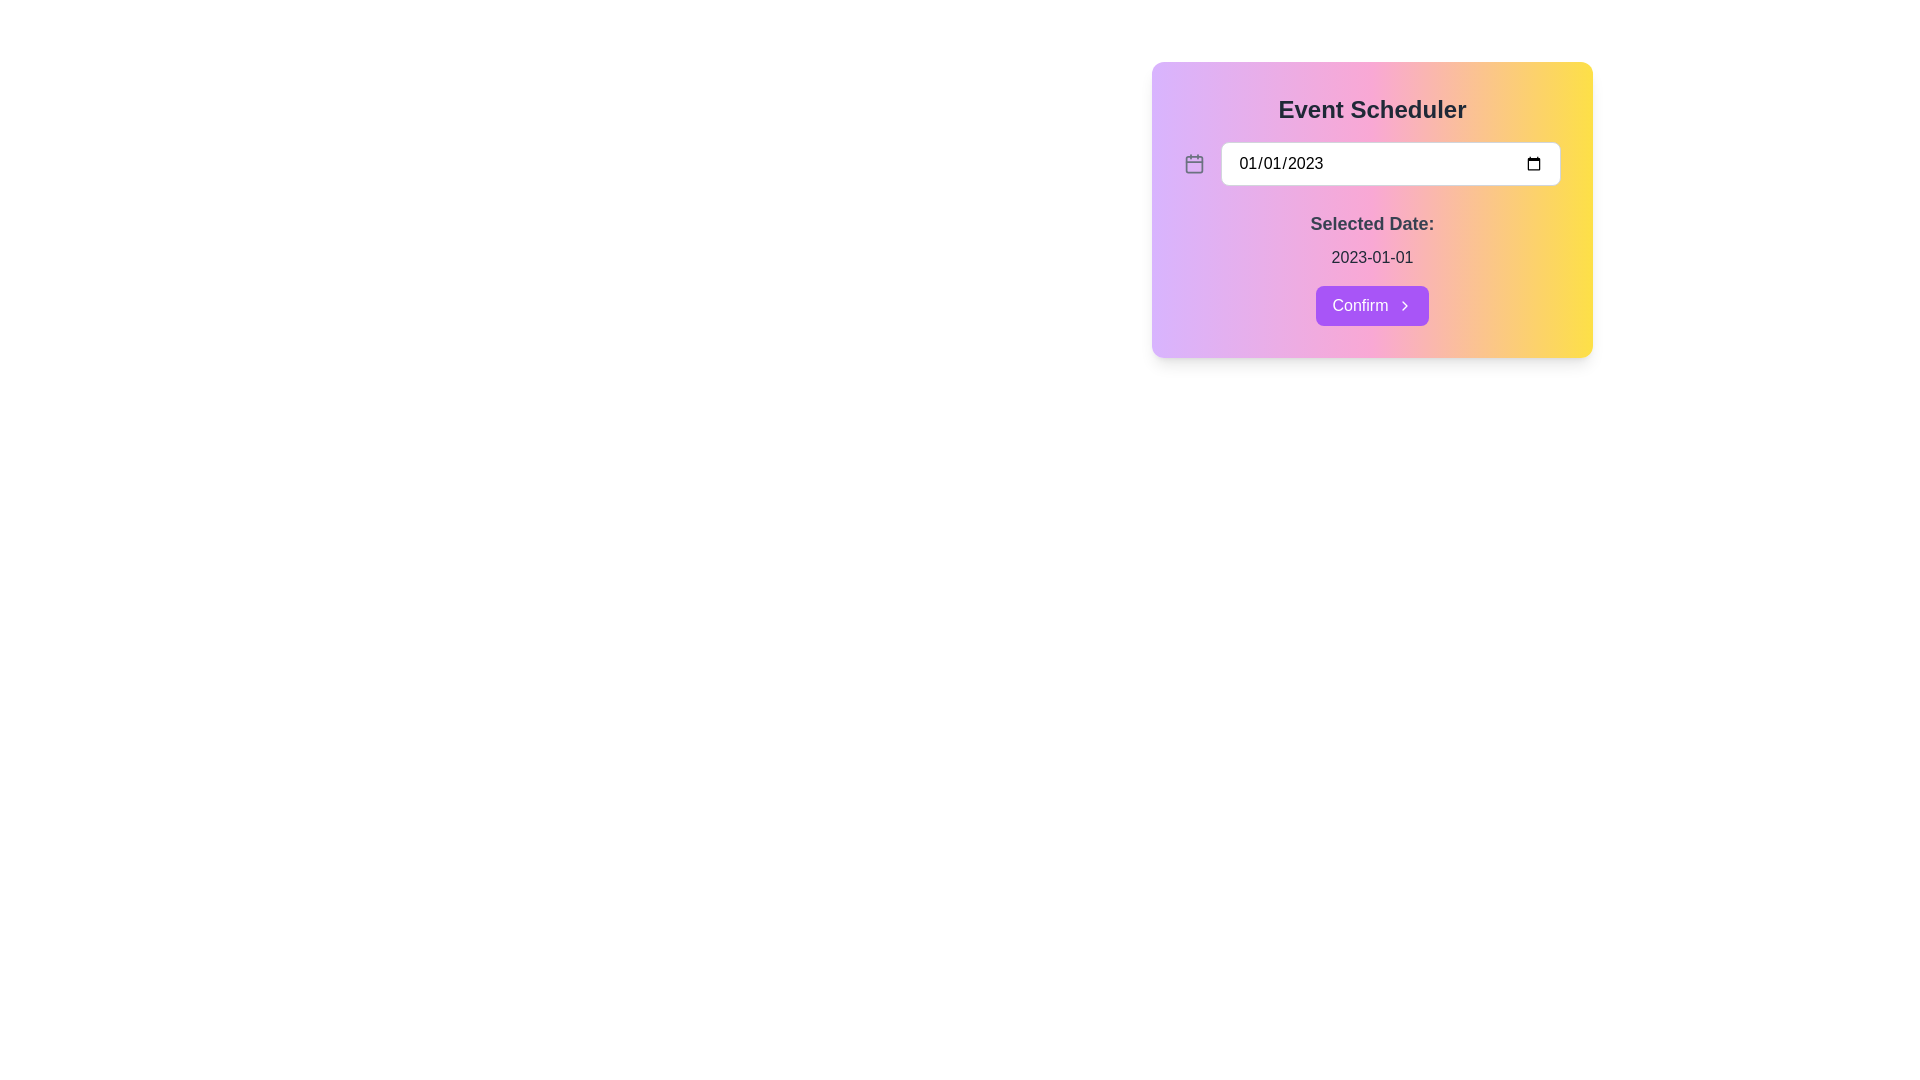 The image size is (1920, 1080). I want to click on the icon located to the far right of the 'Confirm' button, which indicates action or progression upon activation, so click(1403, 305).